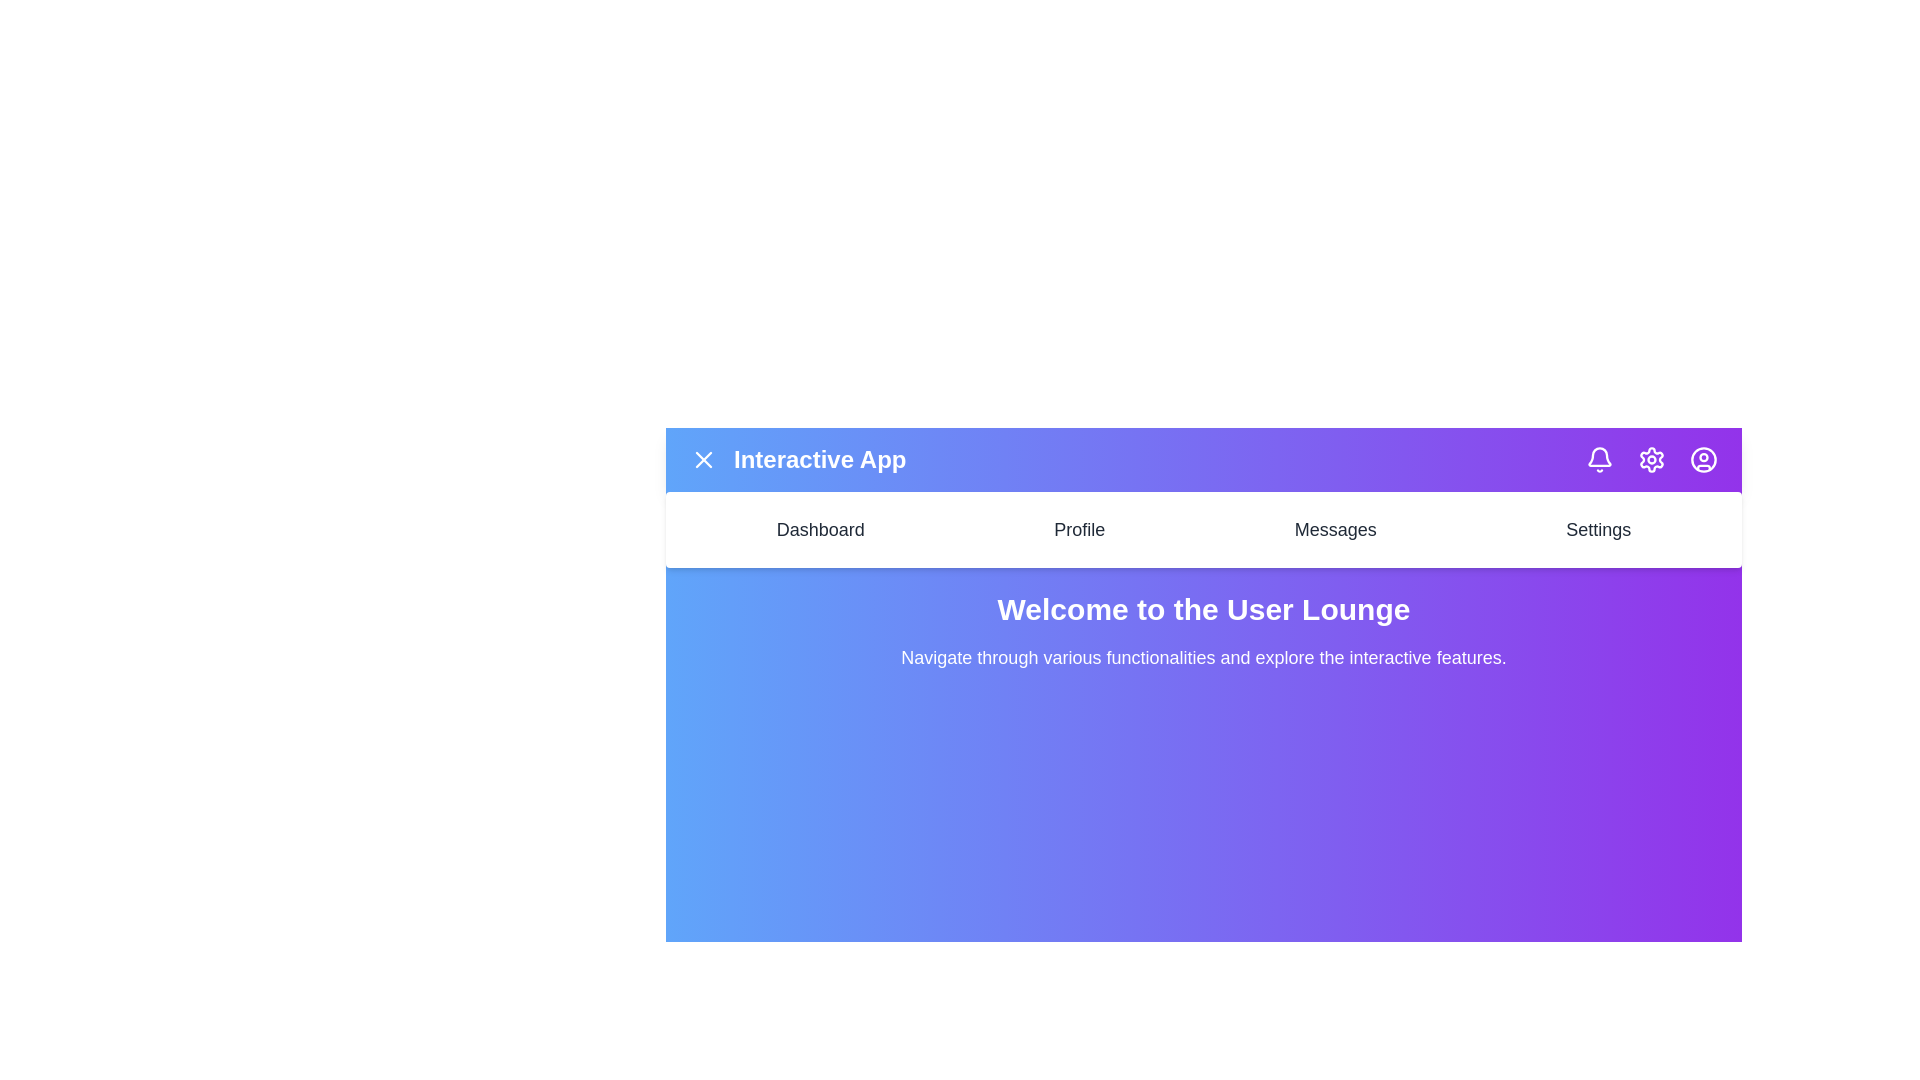  Describe the element at coordinates (1078, 528) in the screenshot. I see `the Profile navigation menu item` at that location.